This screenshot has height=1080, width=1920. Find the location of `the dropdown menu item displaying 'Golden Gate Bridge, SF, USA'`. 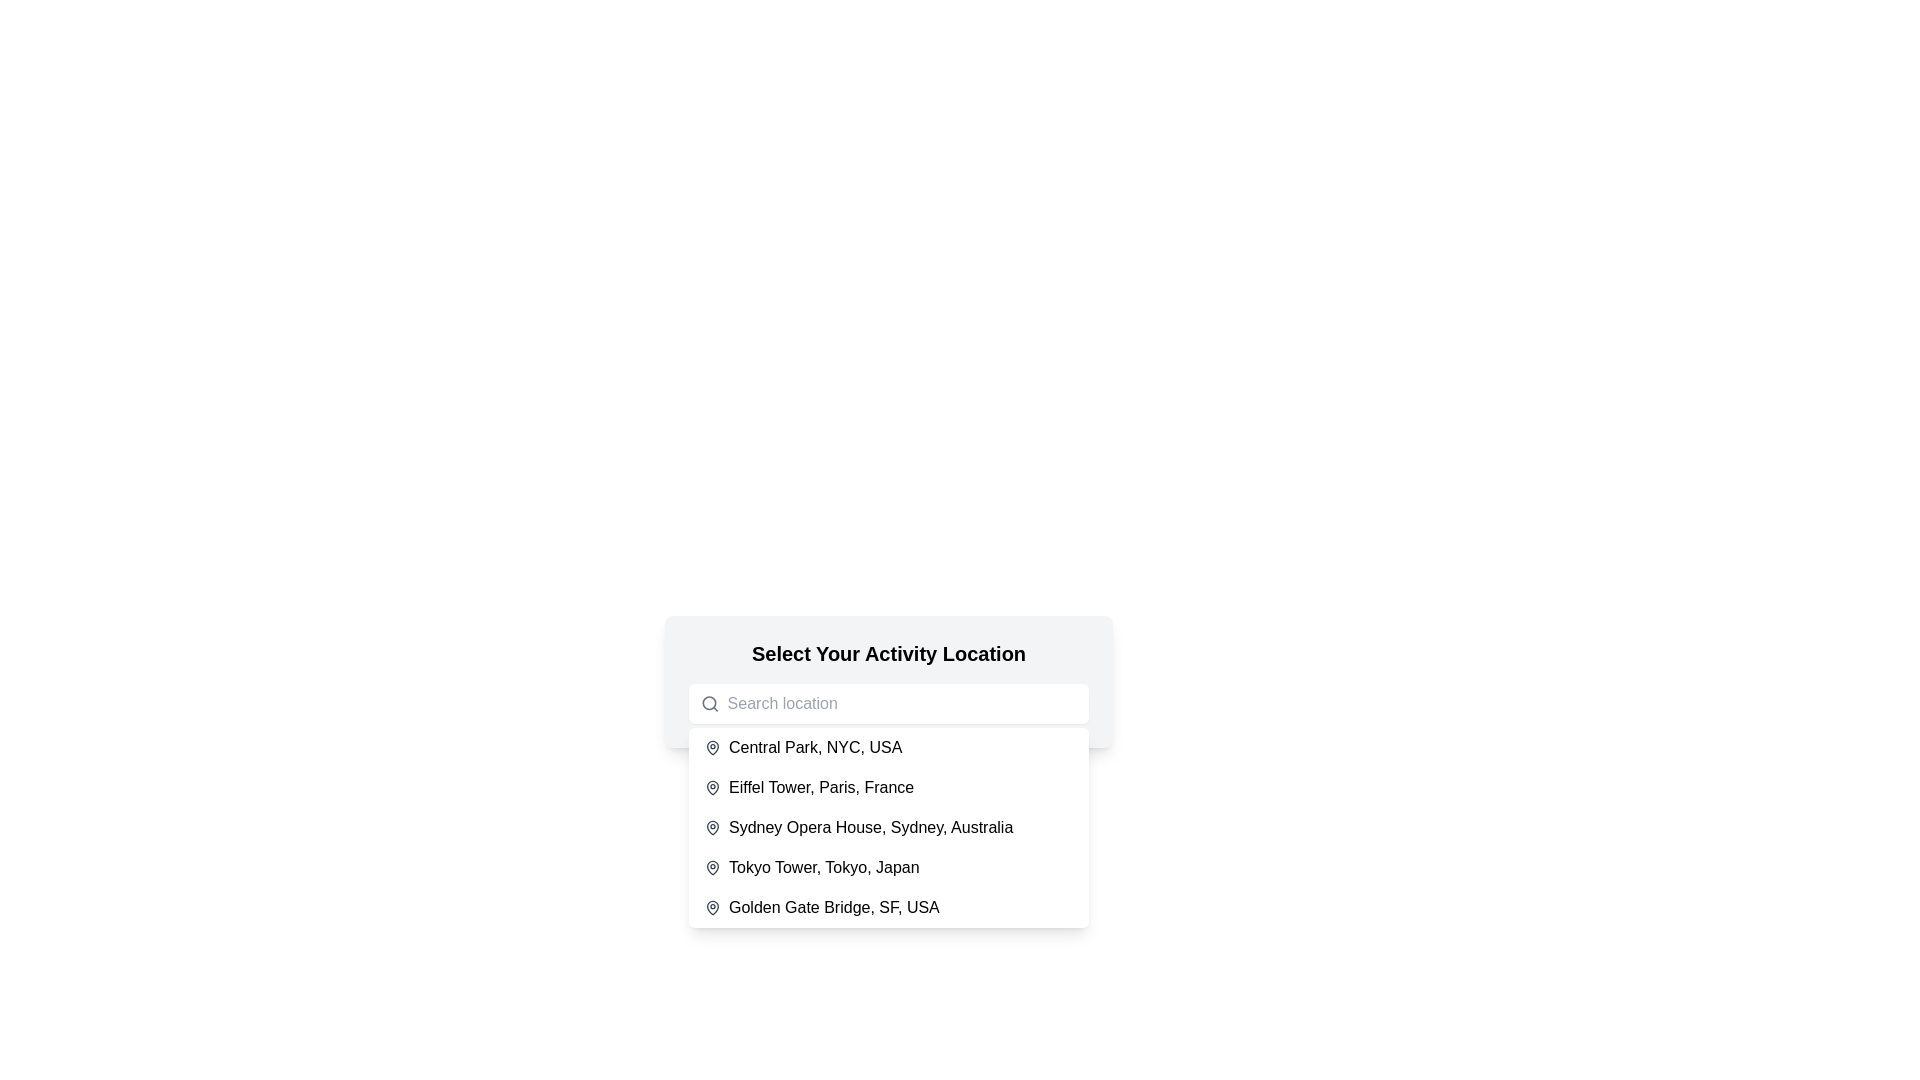

the dropdown menu item displaying 'Golden Gate Bridge, SF, USA' is located at coordinates (887, 907).